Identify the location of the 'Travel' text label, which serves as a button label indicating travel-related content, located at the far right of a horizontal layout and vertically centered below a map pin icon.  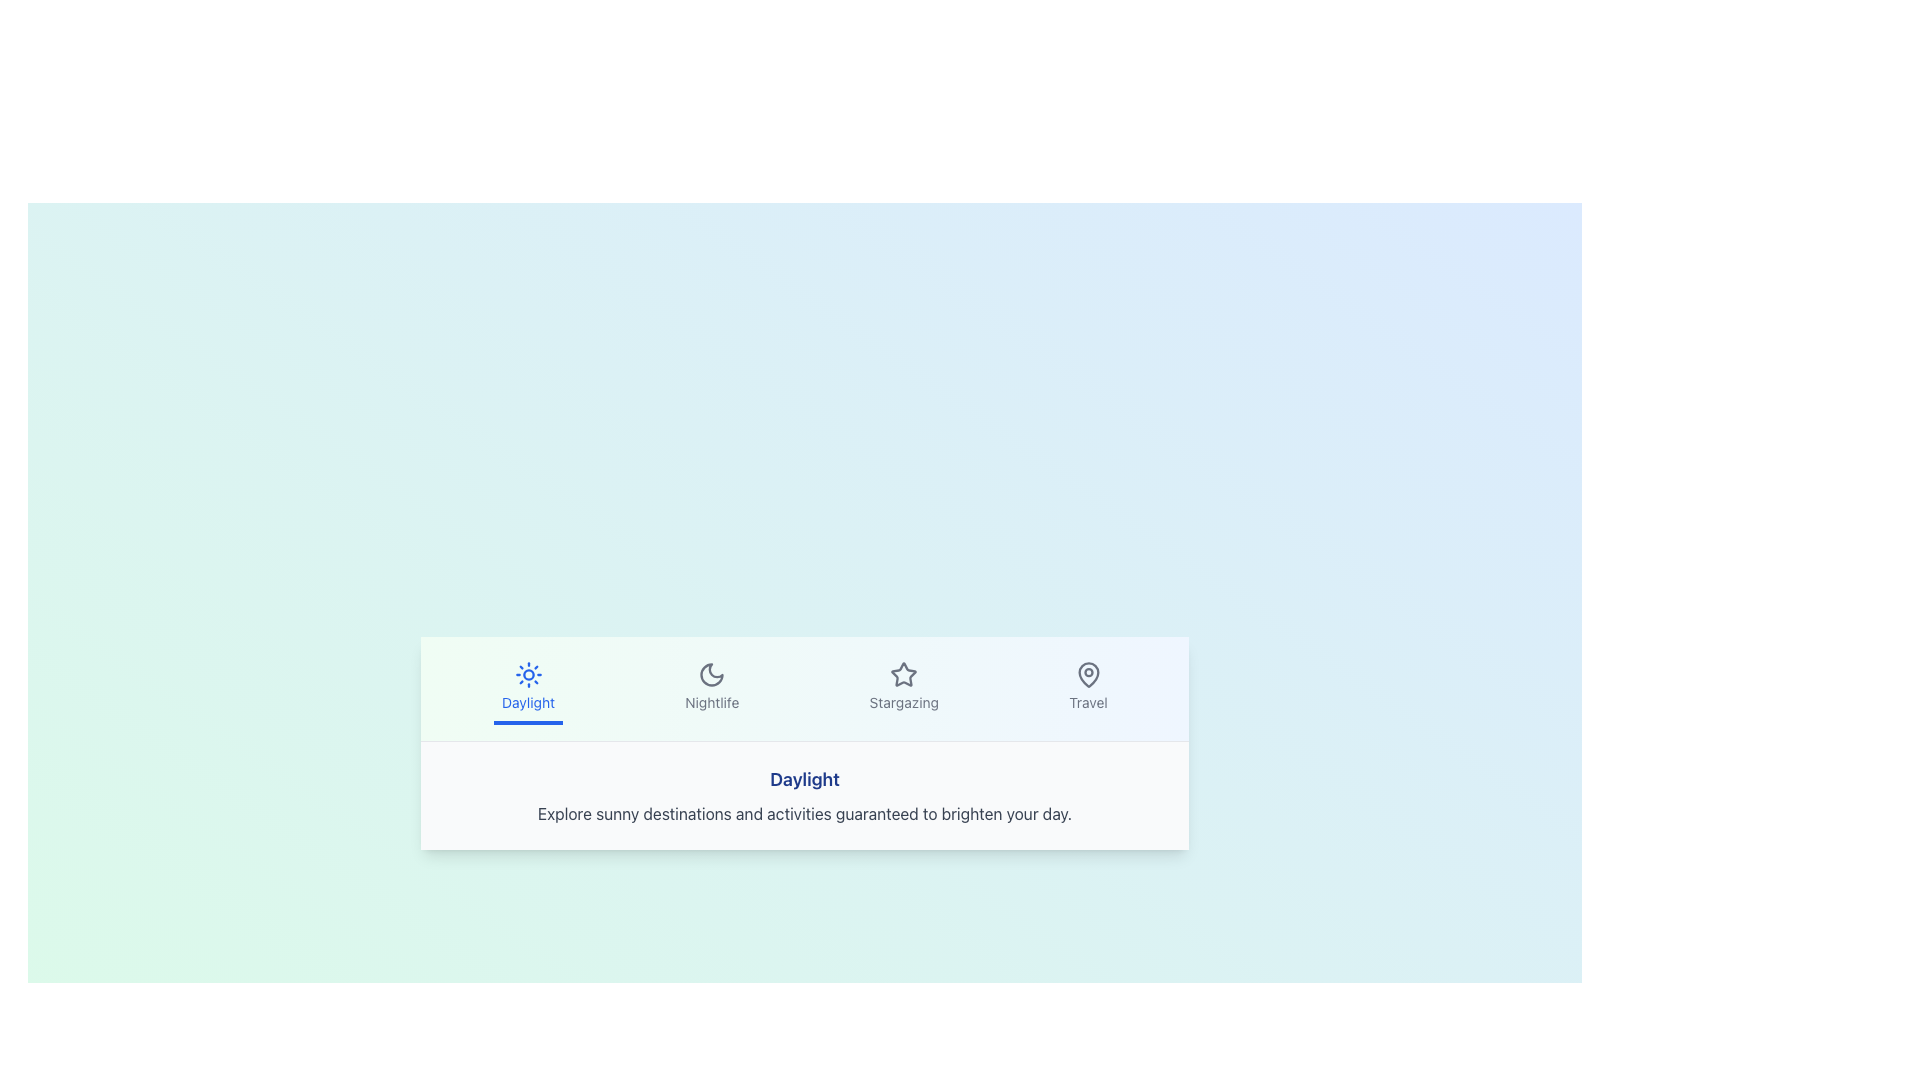
(1087, 701).